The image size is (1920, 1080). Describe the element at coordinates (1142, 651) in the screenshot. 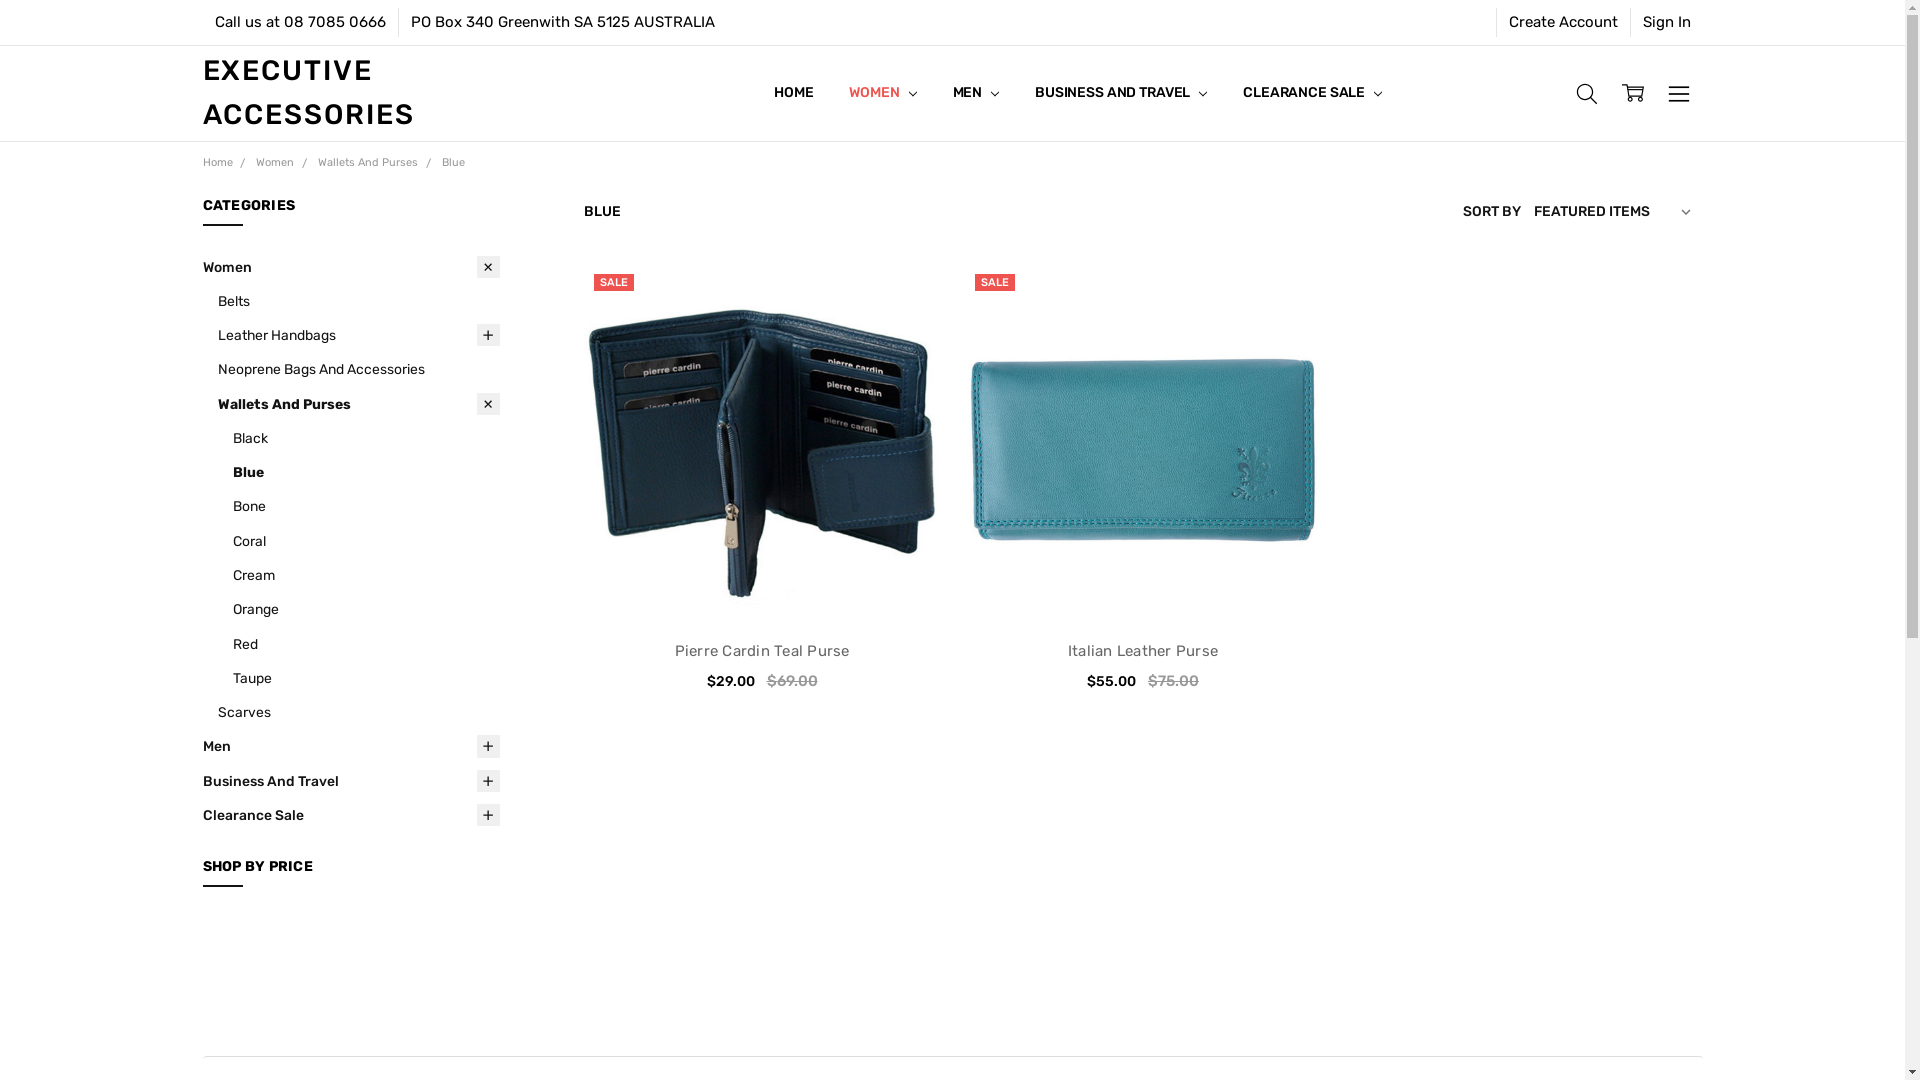

I see `'Italian Leather Purse'` at that location.